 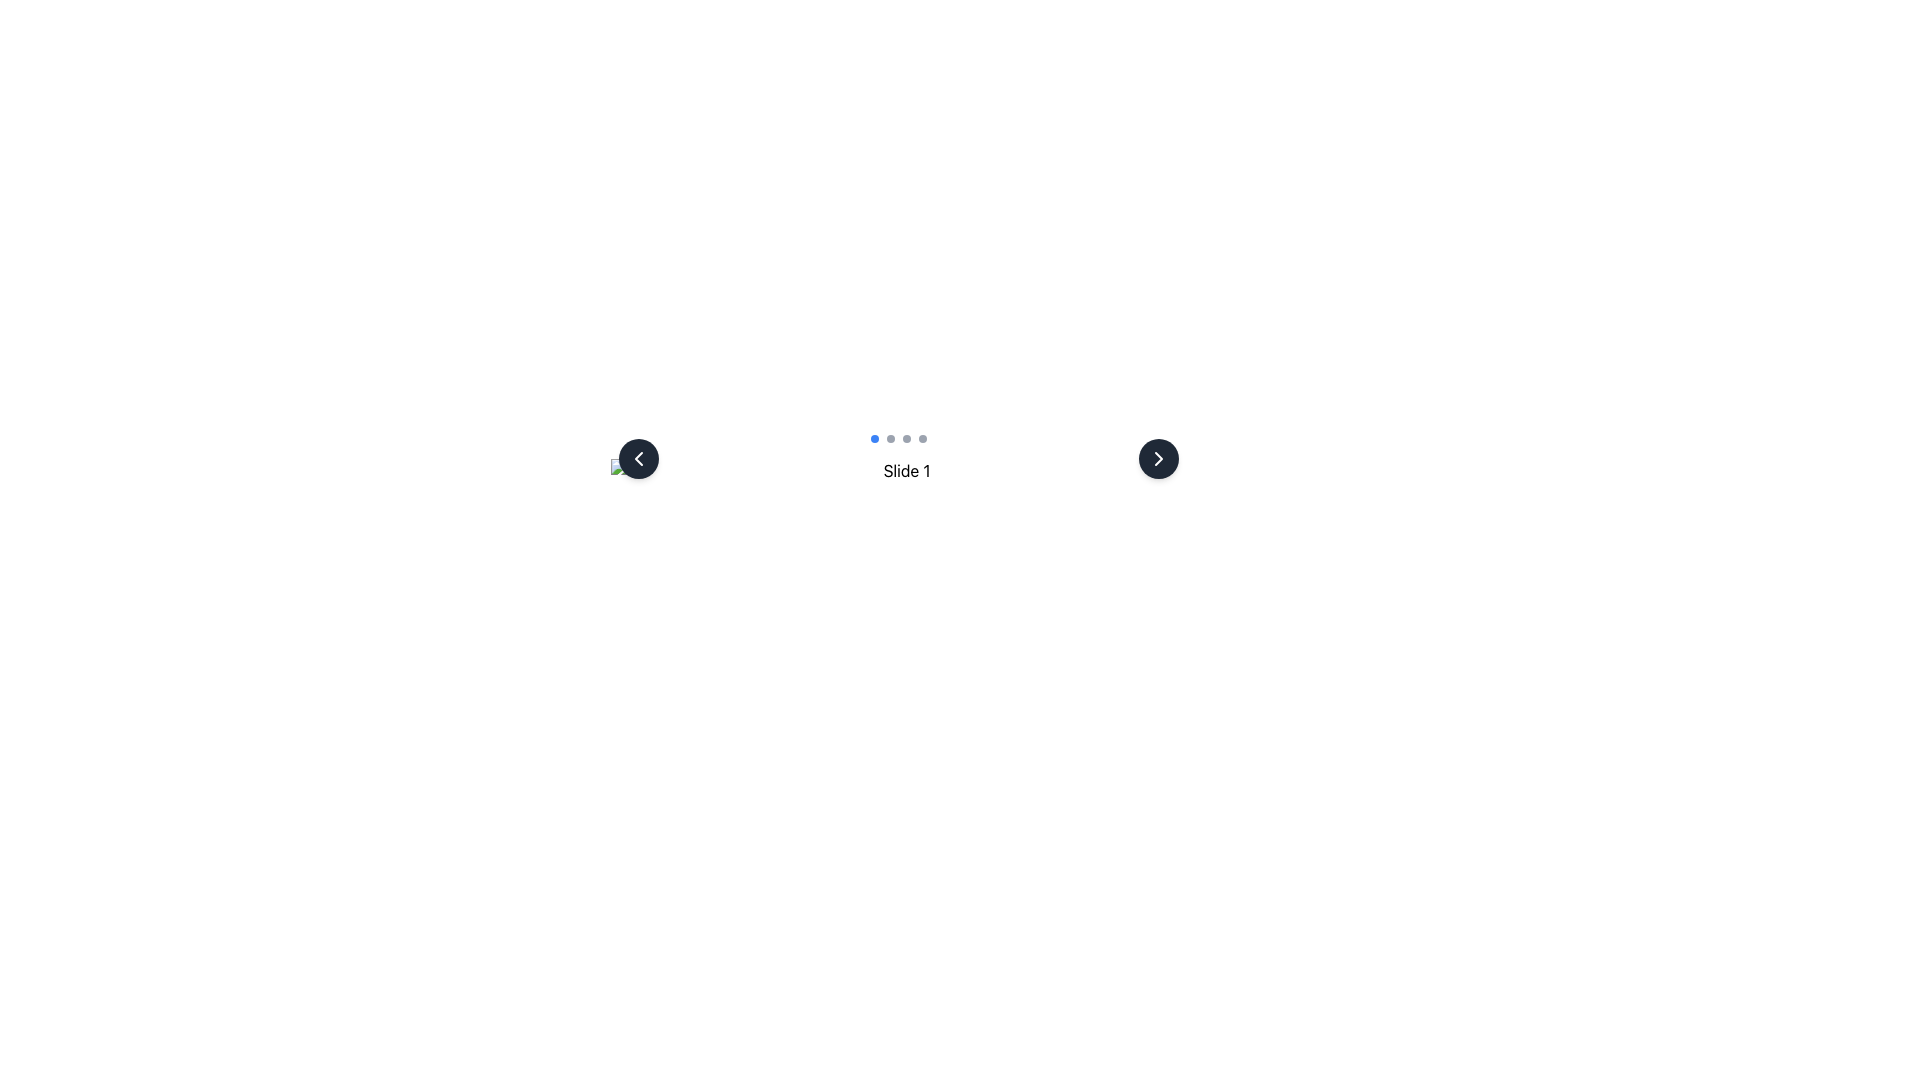 I want to click on the Carousel navigation indicators, so click(x=897, y=438).